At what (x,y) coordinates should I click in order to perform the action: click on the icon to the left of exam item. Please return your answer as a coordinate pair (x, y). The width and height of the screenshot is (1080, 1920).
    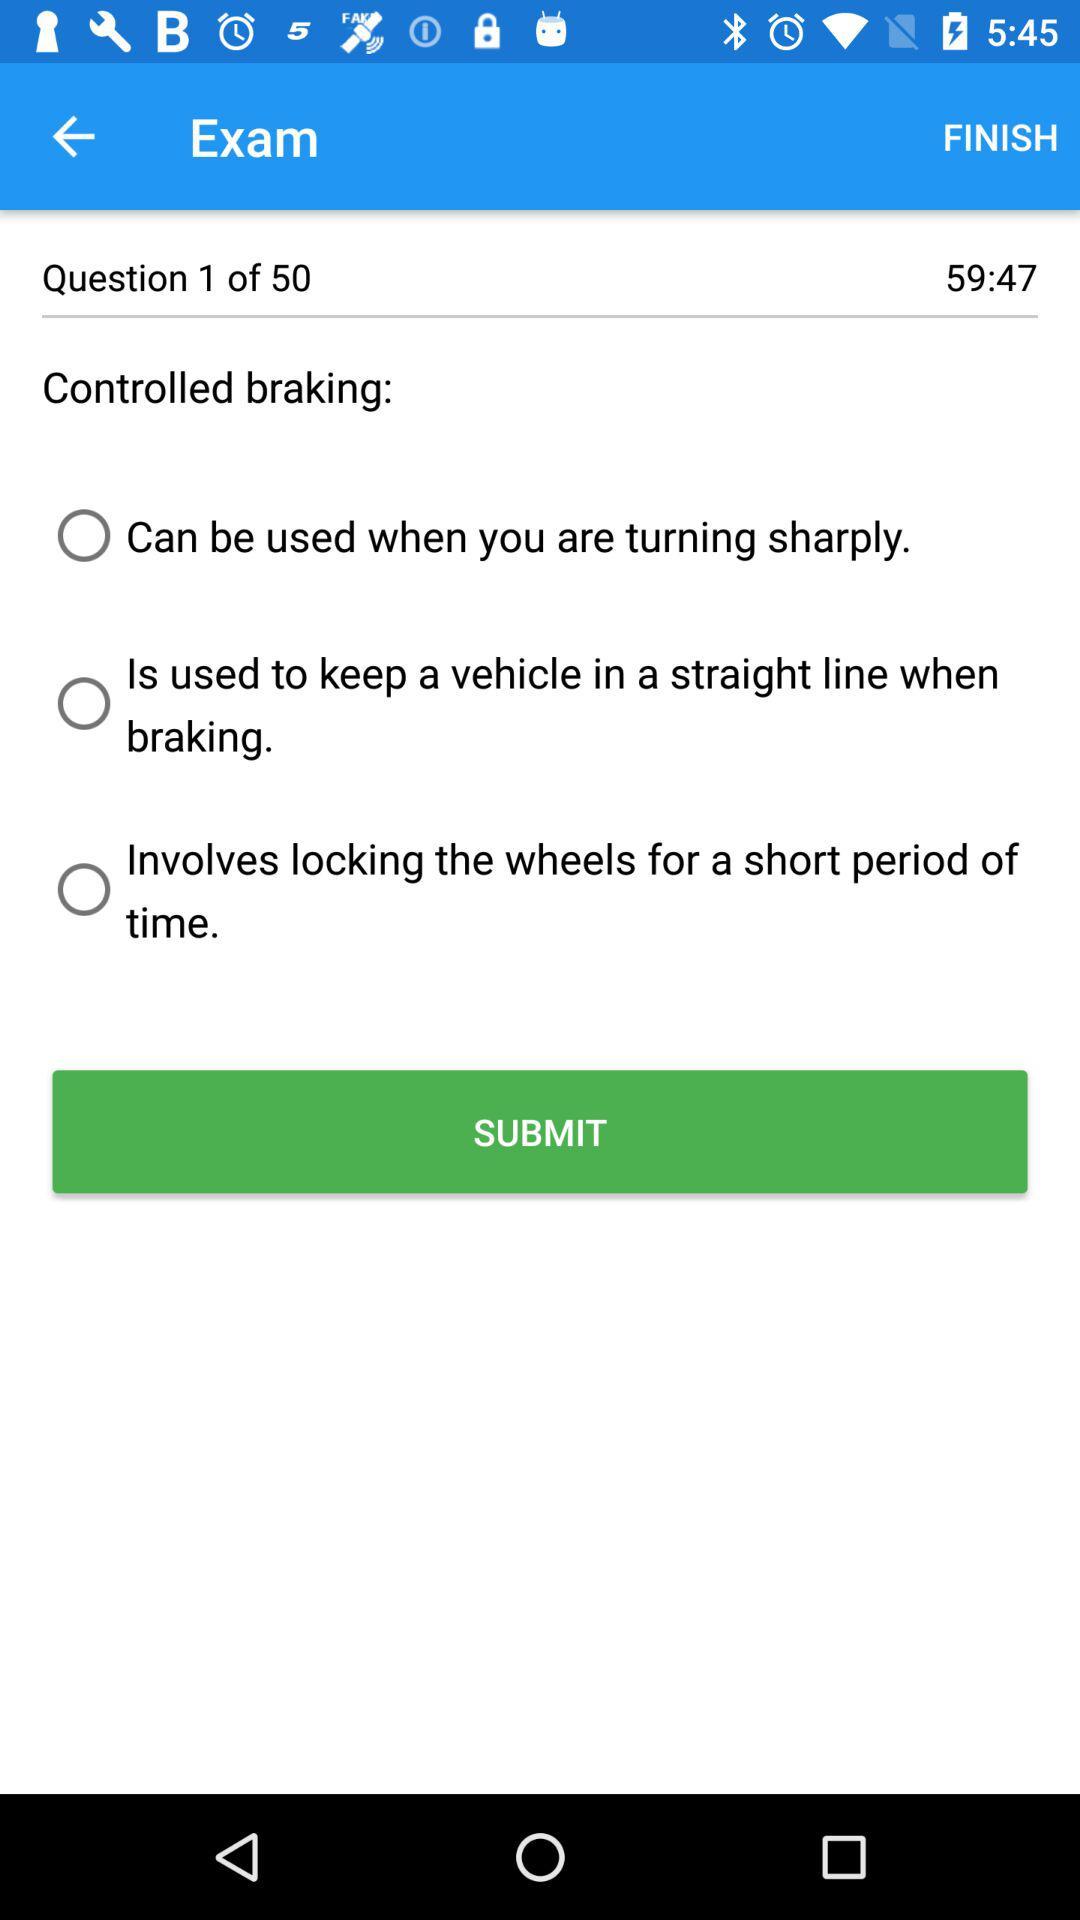
    Looking at the image, I should click on (72, 135).